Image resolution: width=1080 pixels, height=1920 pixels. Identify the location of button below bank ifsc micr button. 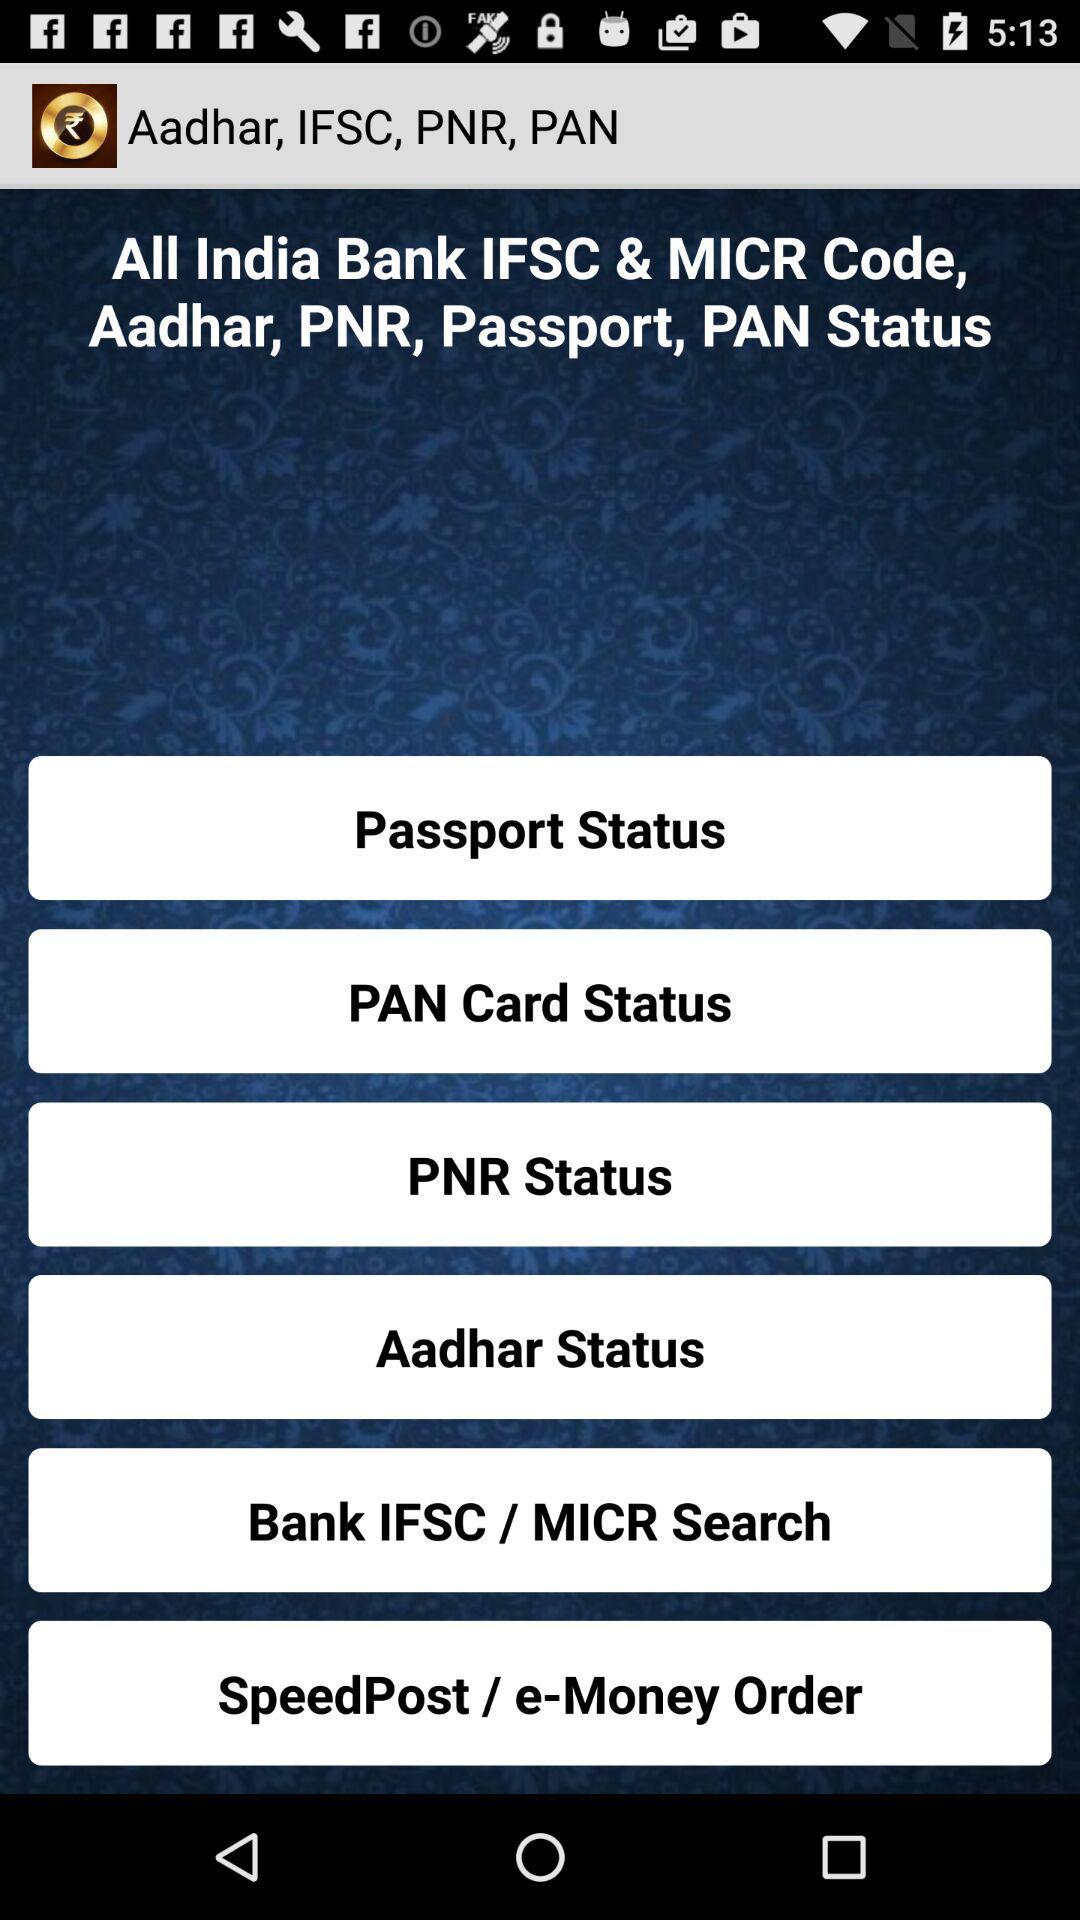
(540, 1692).